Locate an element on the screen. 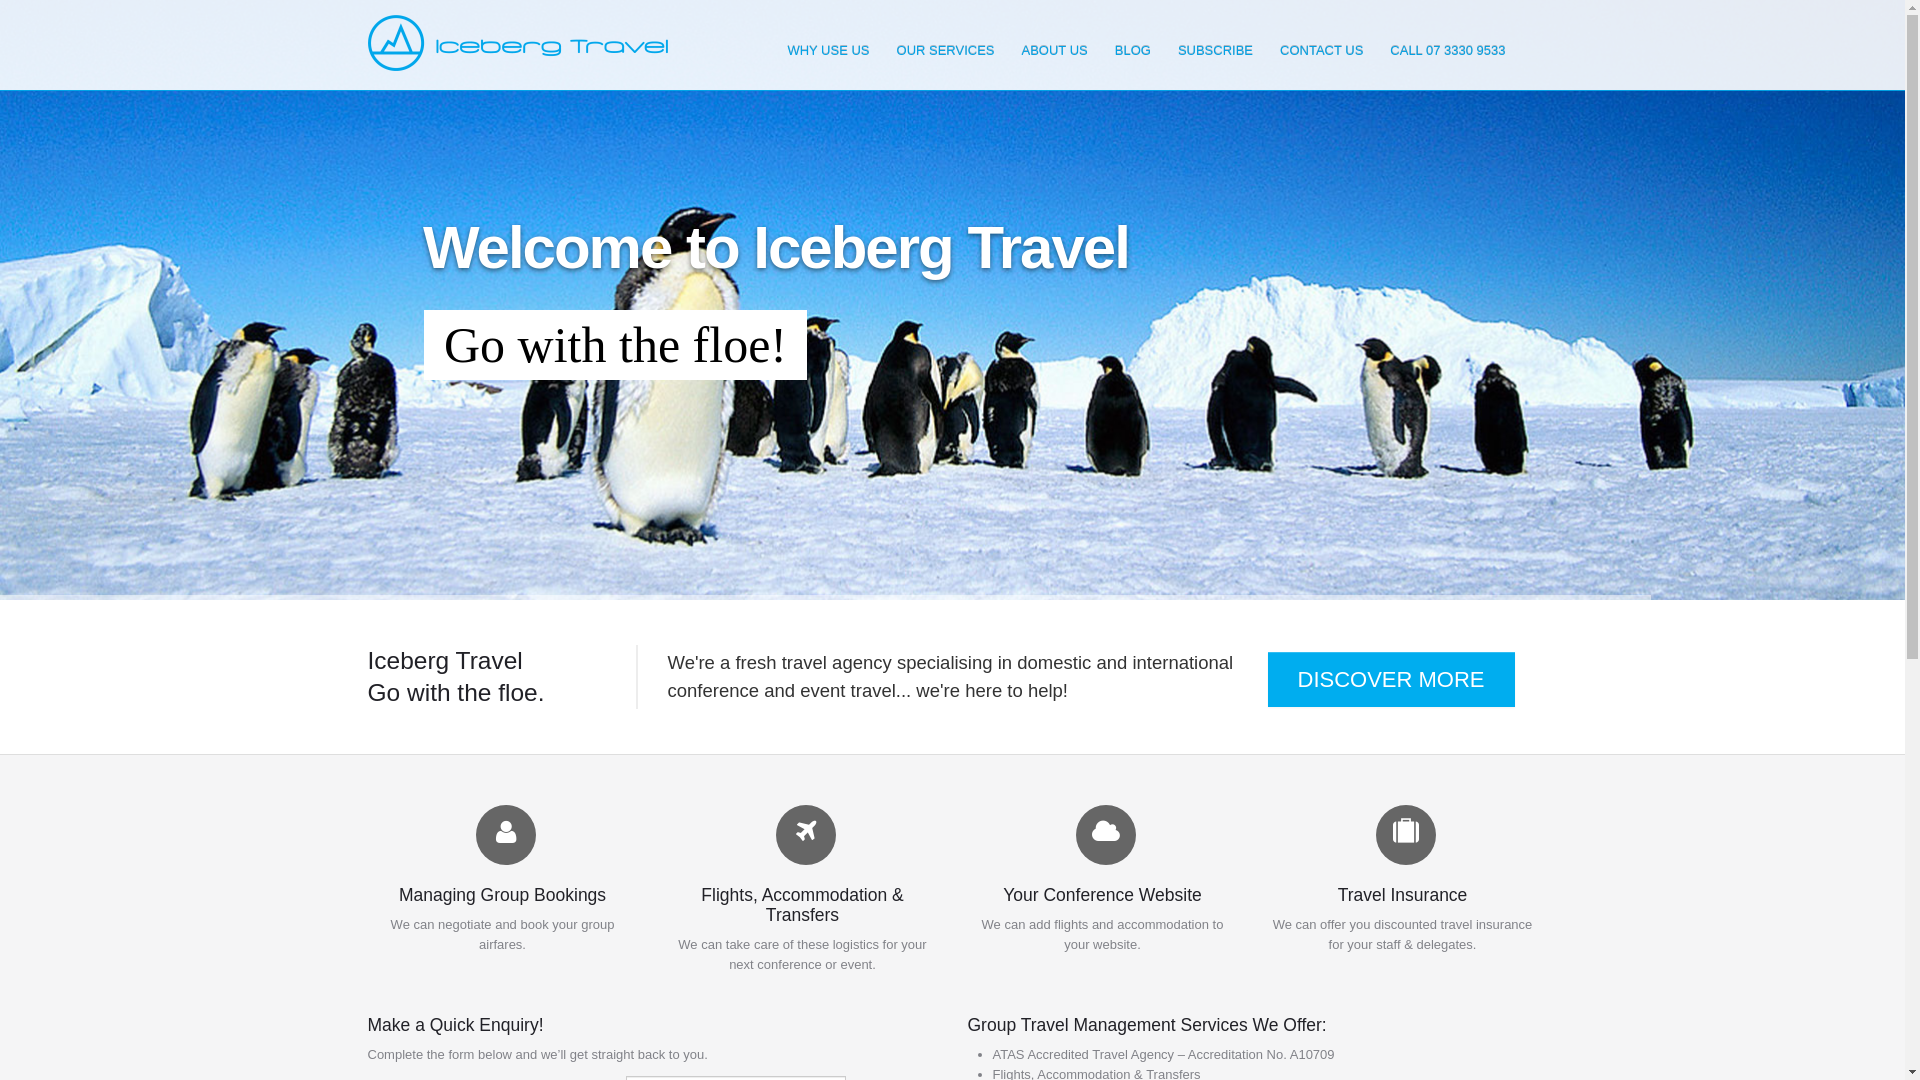  'CALL 07 3330 9533' is located at coordinates (1447, 49).